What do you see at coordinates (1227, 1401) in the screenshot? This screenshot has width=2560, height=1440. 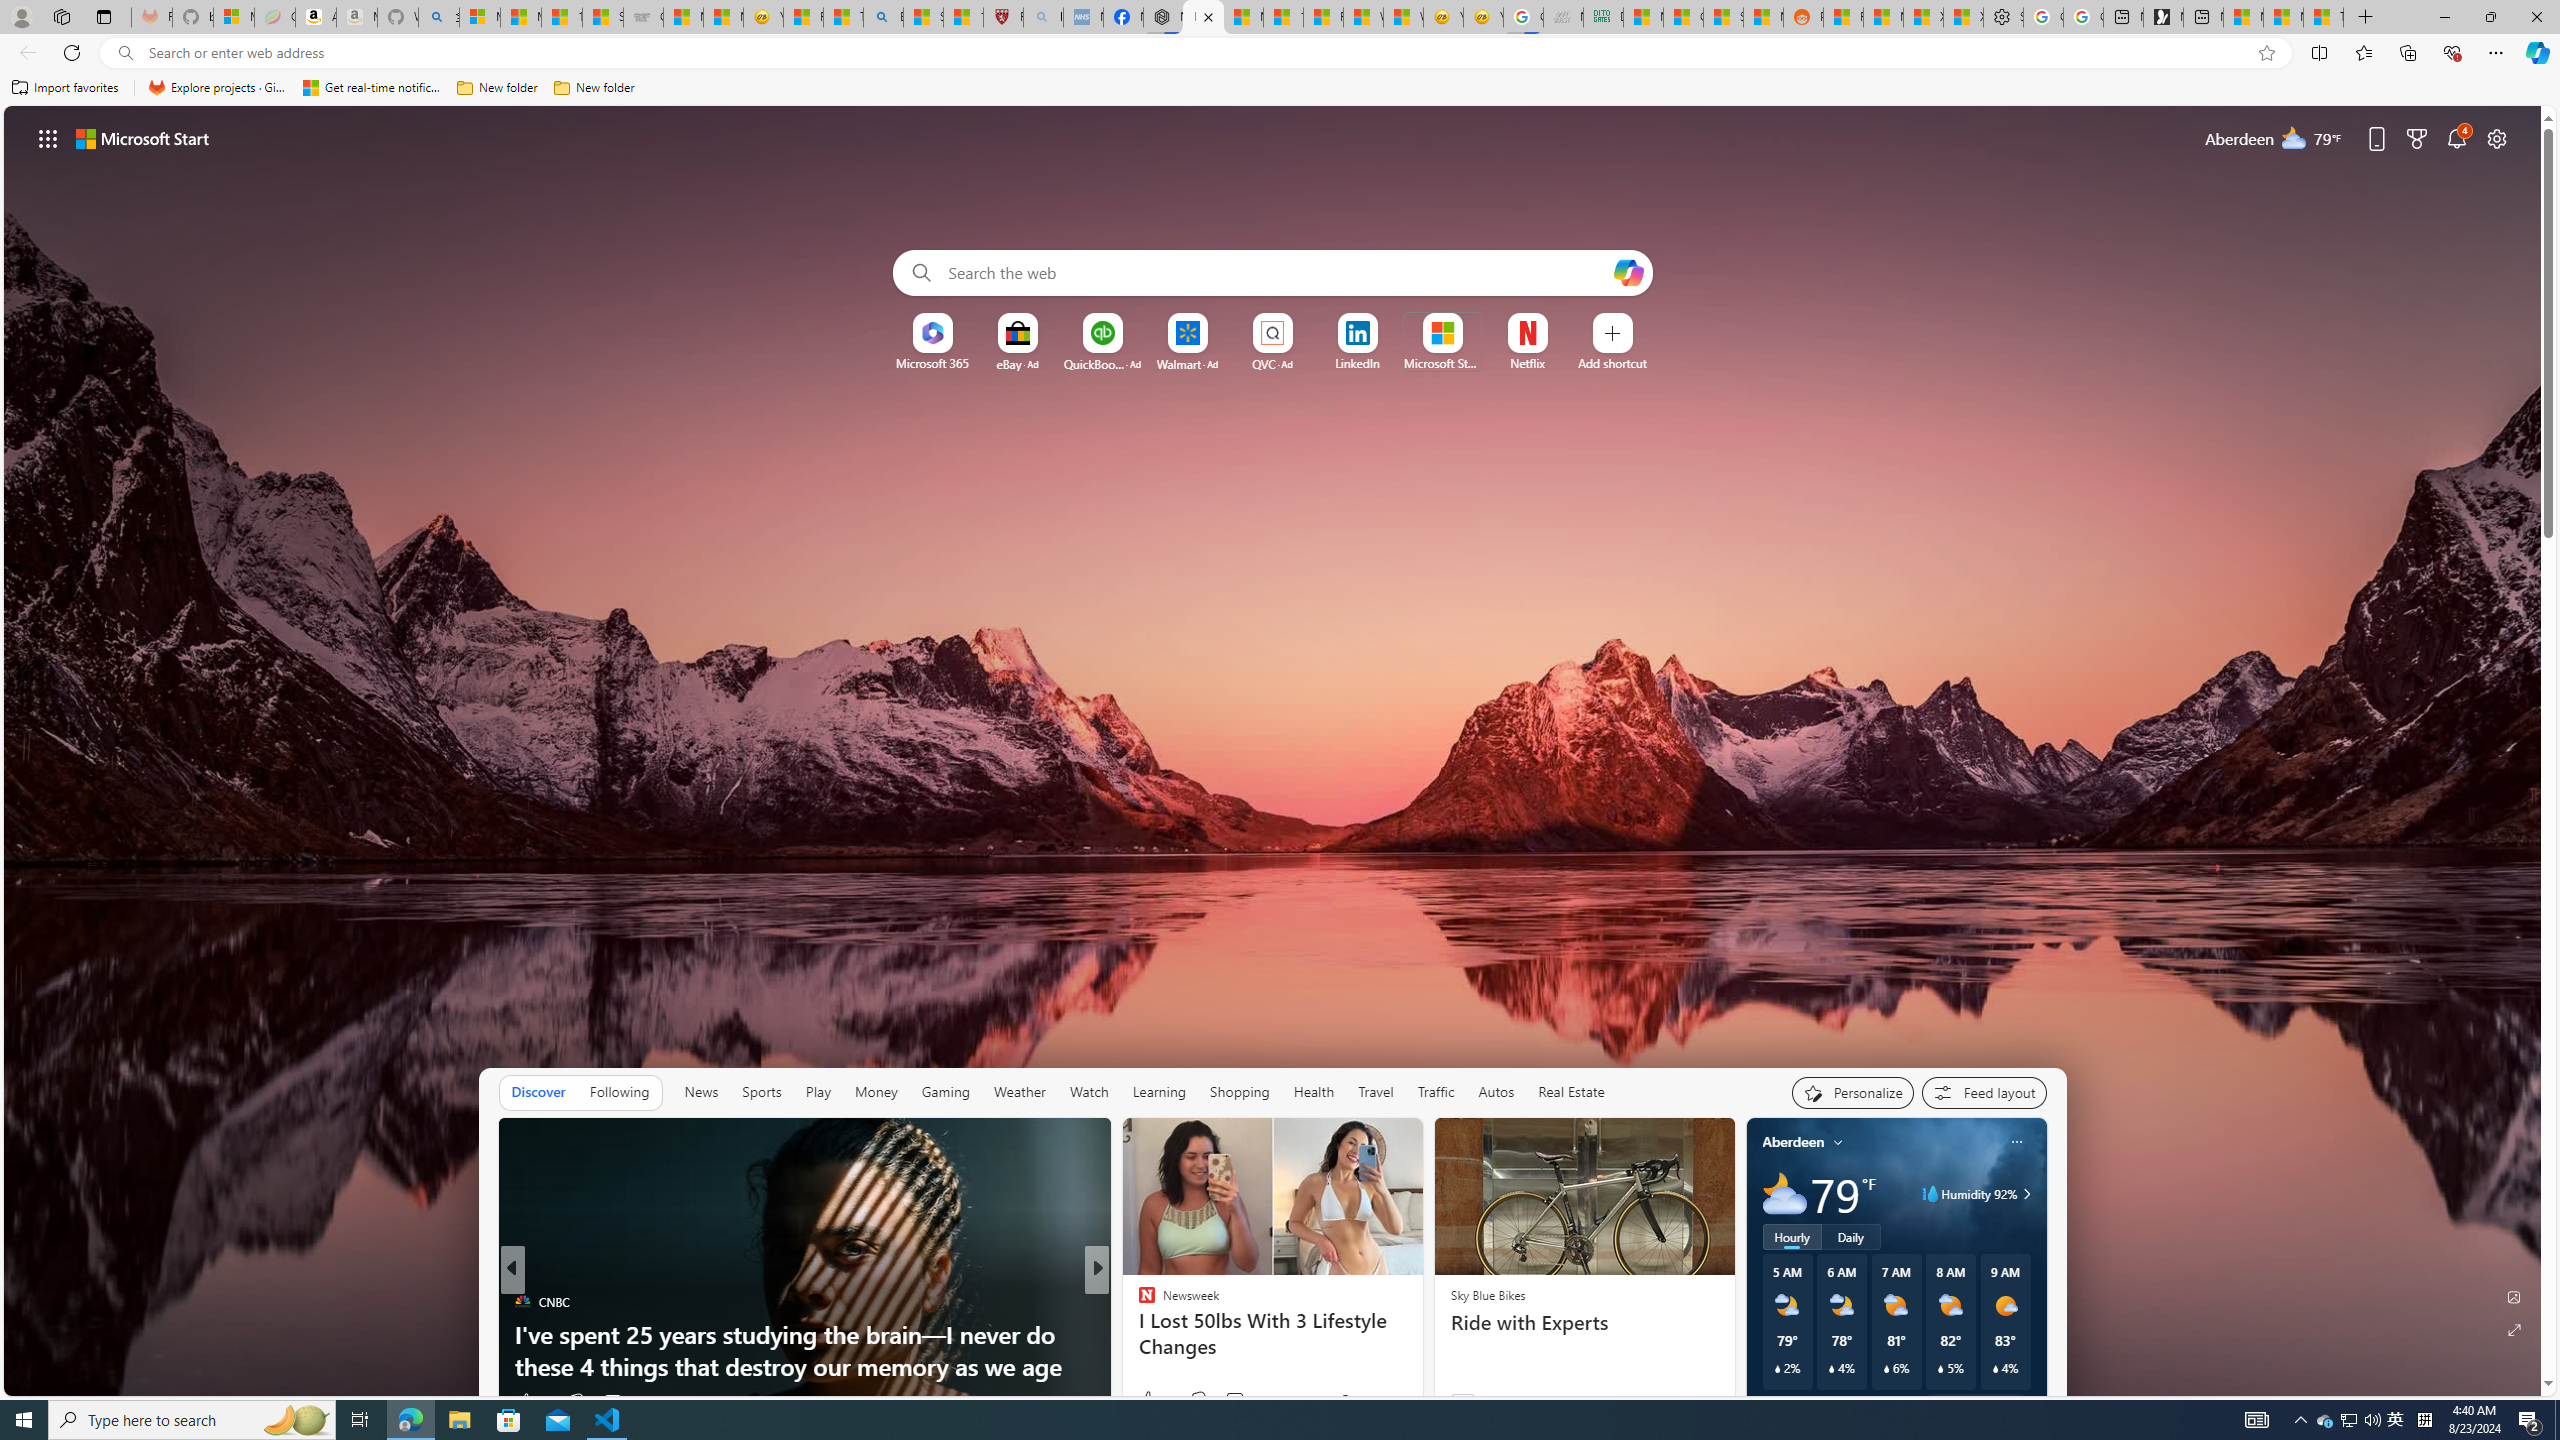 I see `'View comments 9 Comment'` at bounding box center [1227, 1401].